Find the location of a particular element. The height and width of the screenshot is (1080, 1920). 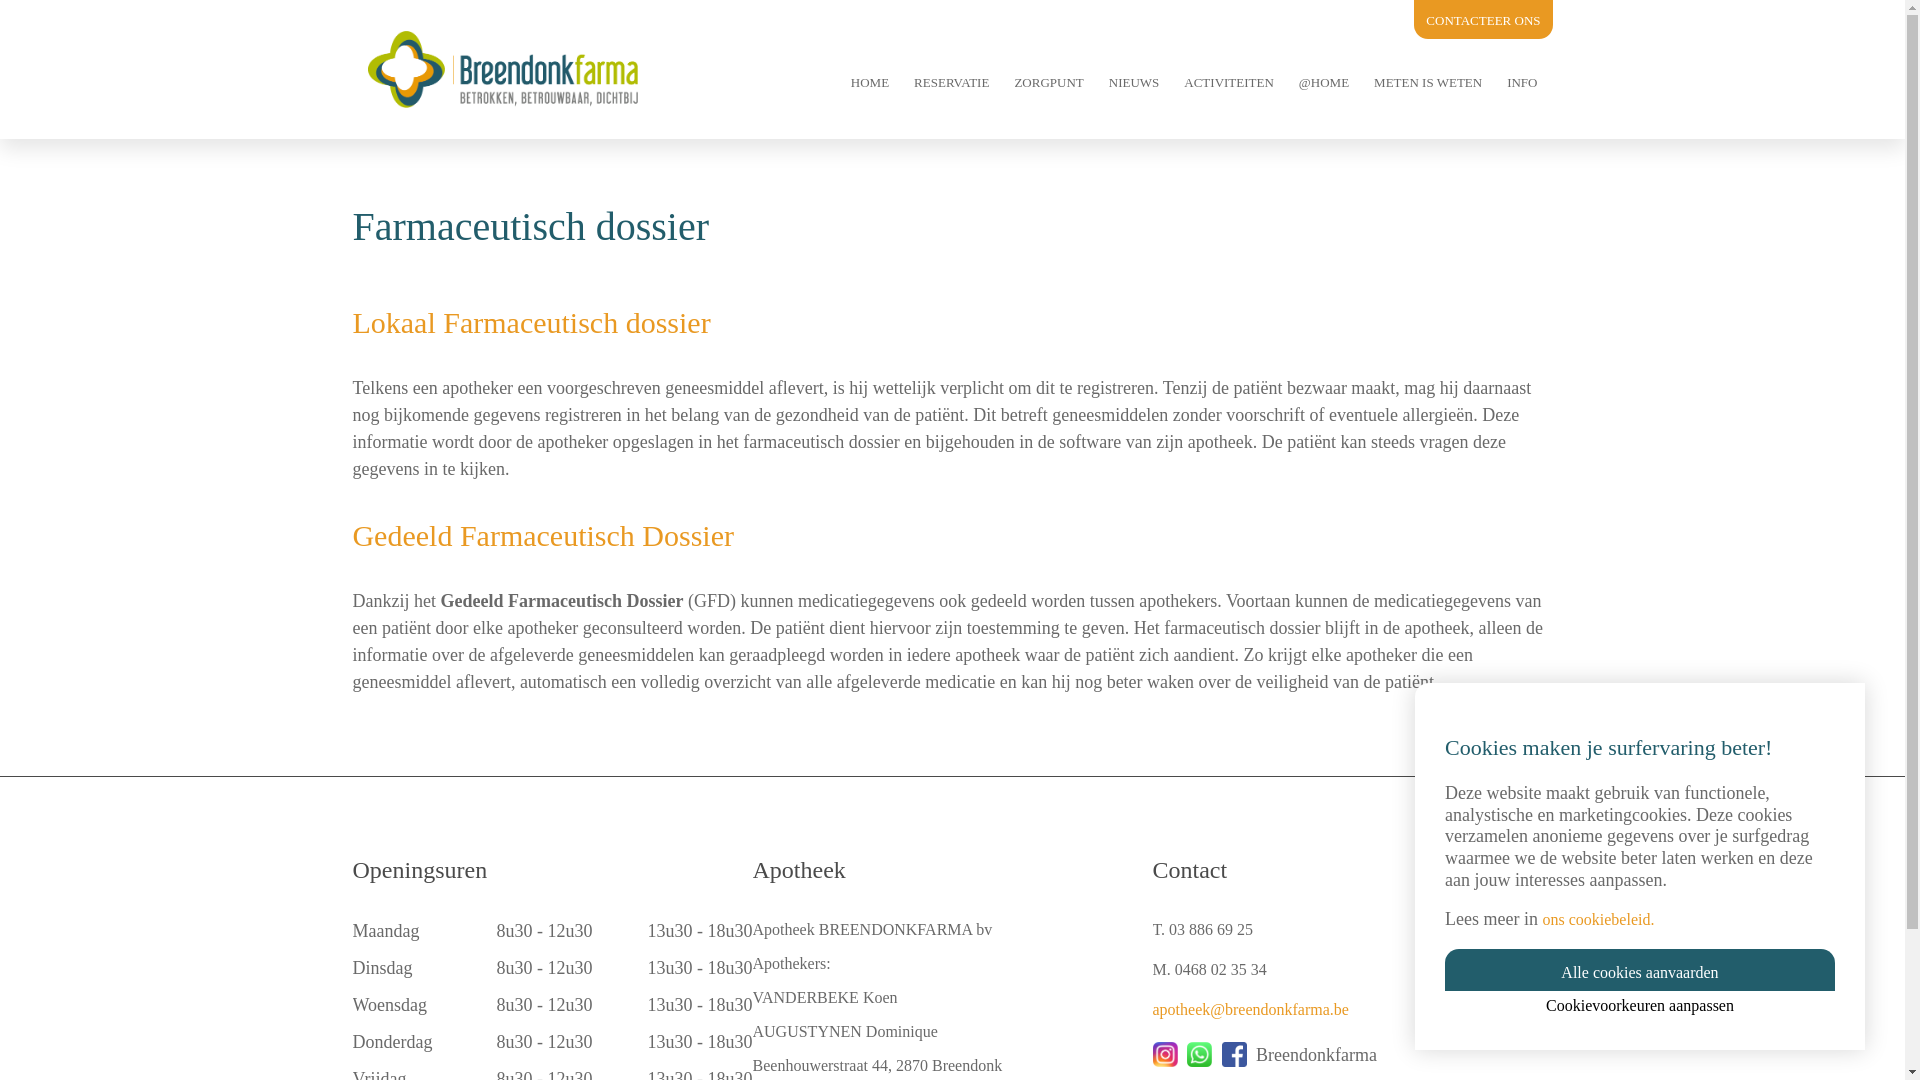

'ZORGPUNT' is located at coordinates (1047, 80).